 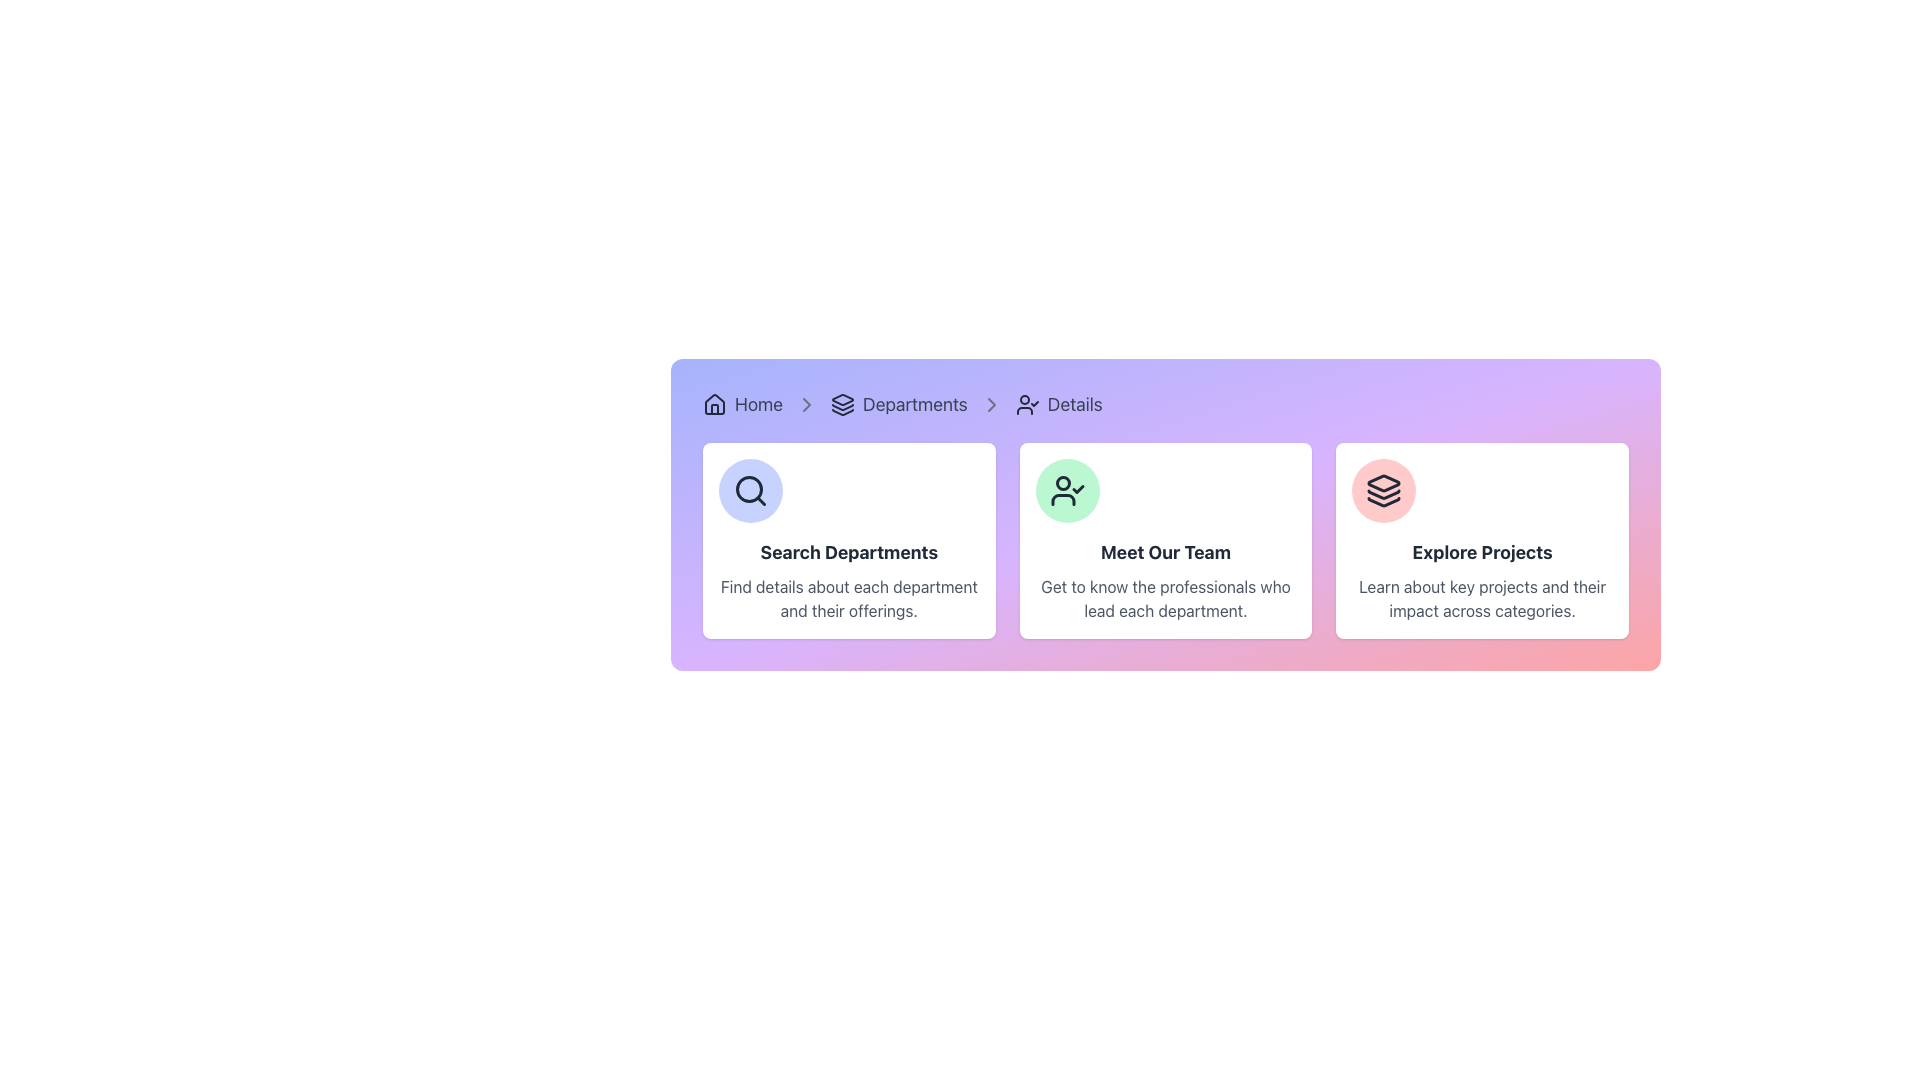 What do you see at coordinates (991, 405) in the screenshot?
I see `the right-facing chevron arrow icon located in the navigation bar, positioned between the 'Departments' text and 'Details' text` at bounding box center [991, 405].